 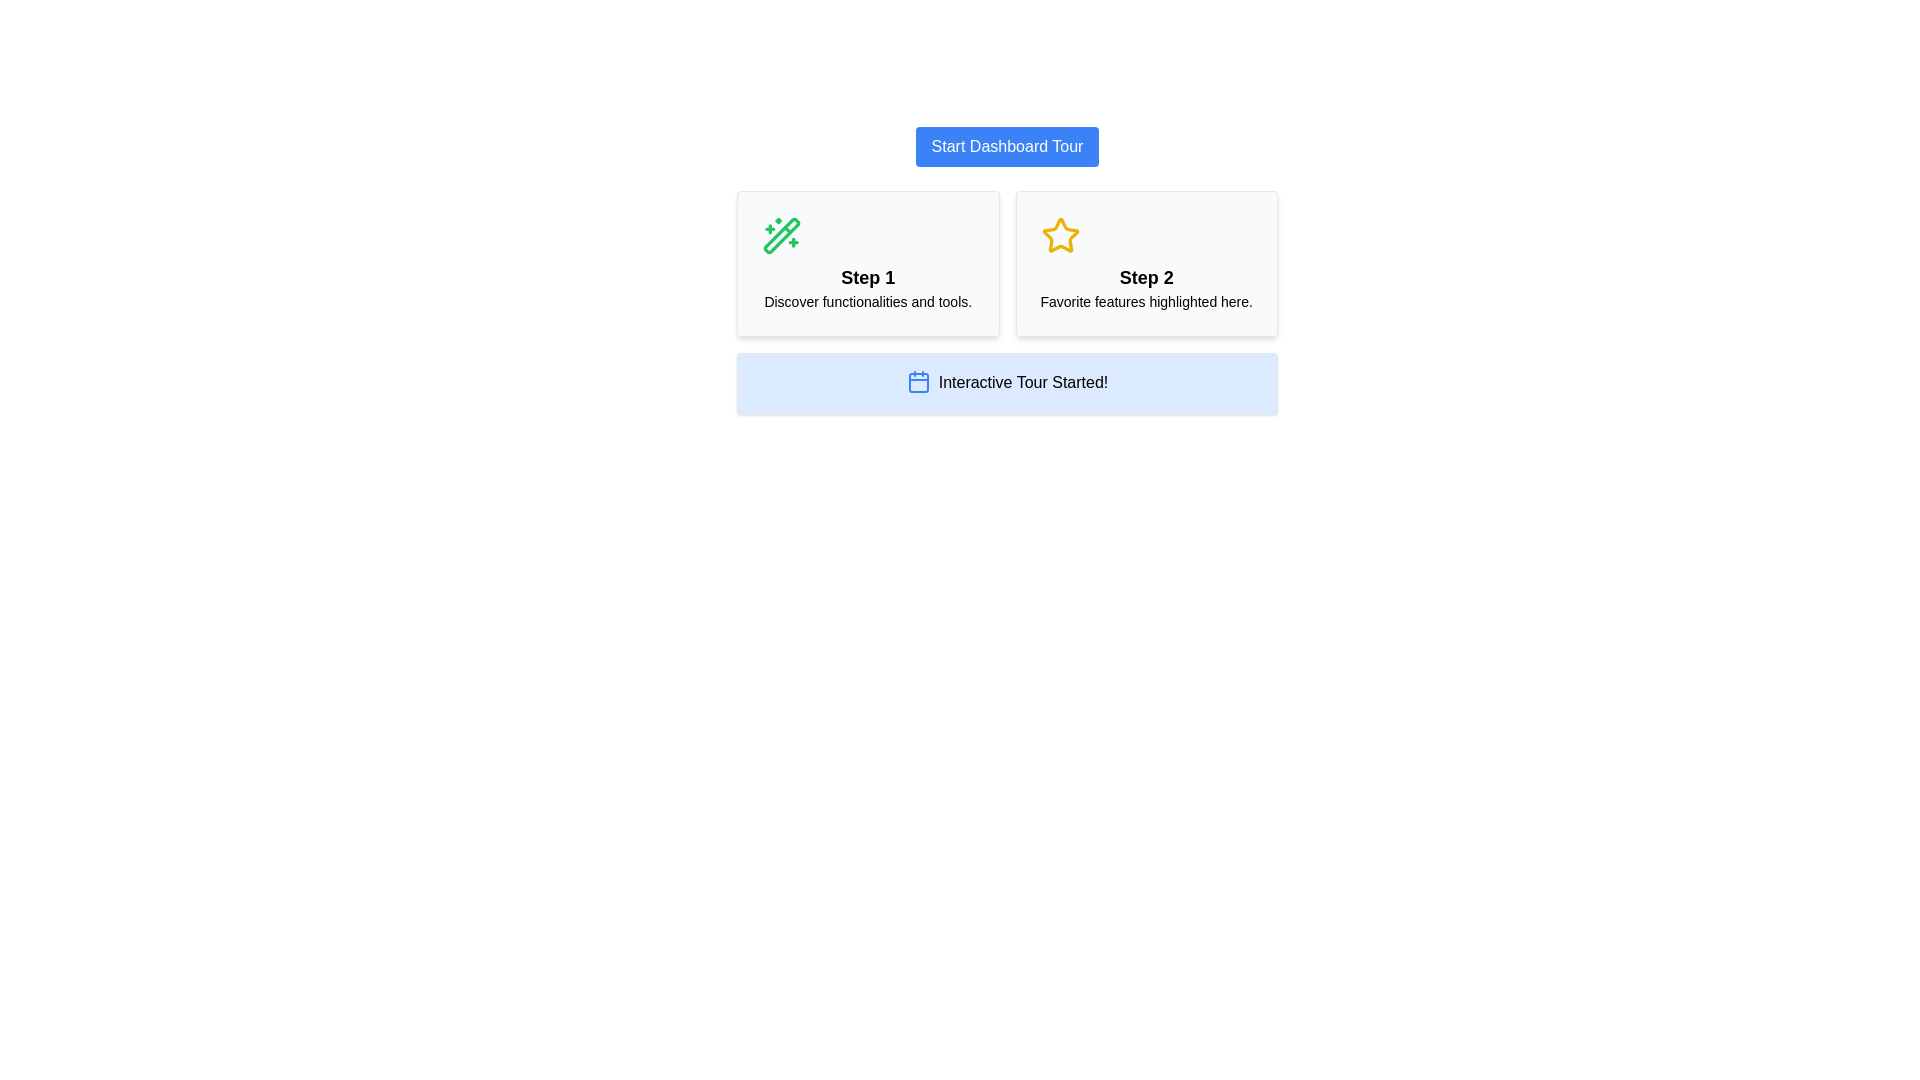 What do you see at coordinates (1059, 234) in the screenshot?
I see `the star-shaped icon with a yellow outline located in the second card component labeled 'Step 2', which is centered above the text 'Favorite features highlighted here.'` at bounding box center [1059, 234].